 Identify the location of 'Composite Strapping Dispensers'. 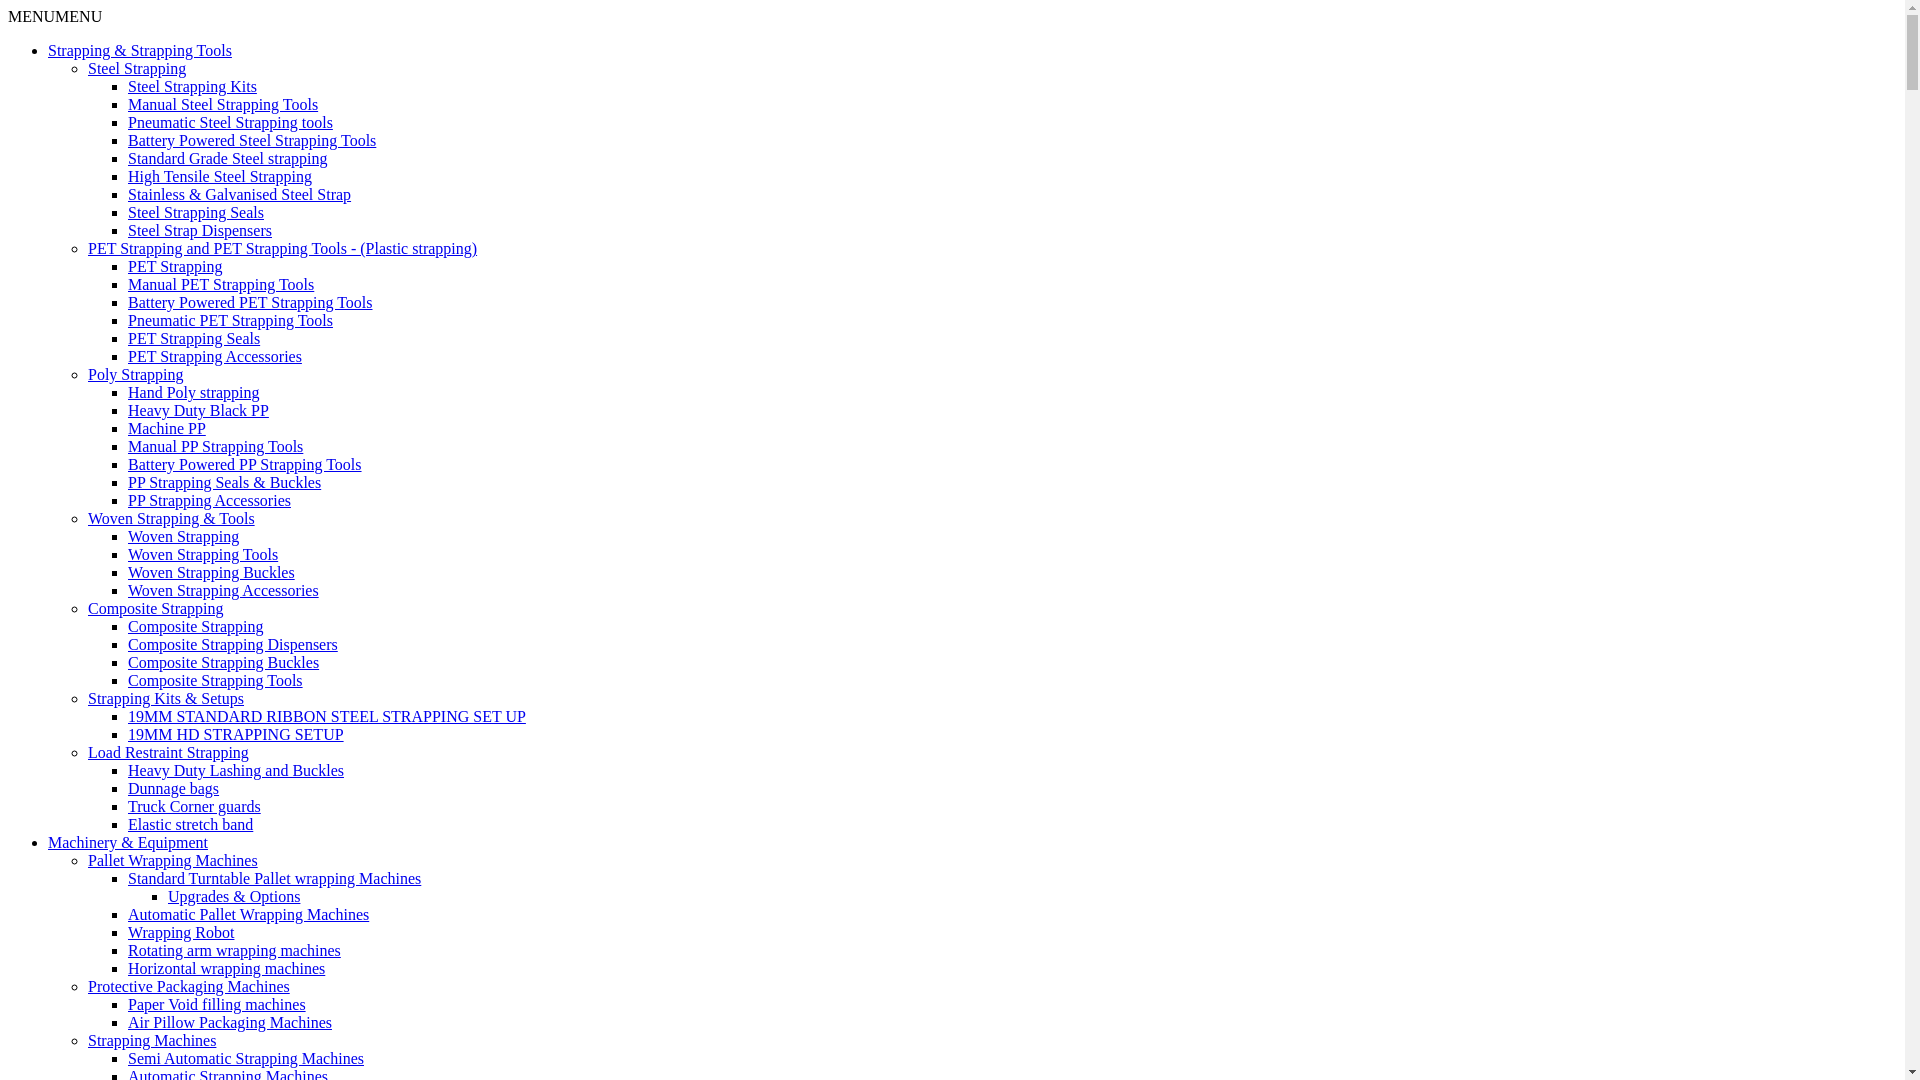
(127, 644).